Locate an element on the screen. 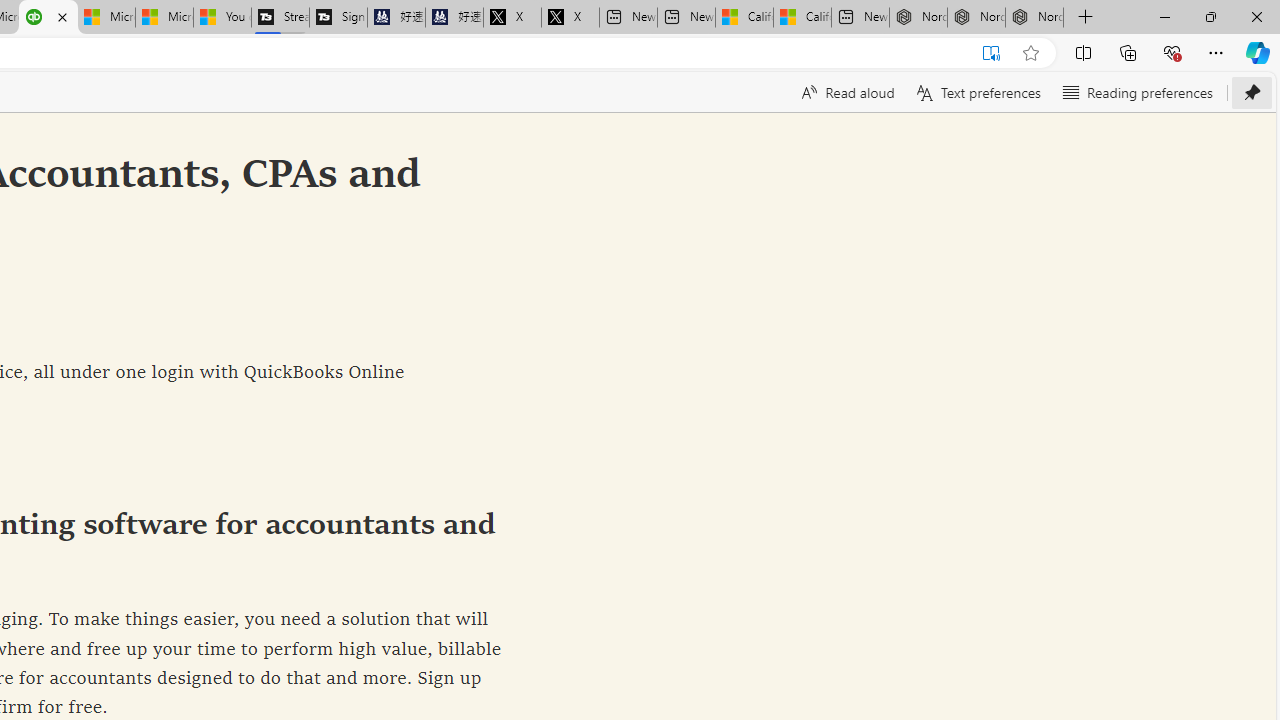 Image resolution: width=1280 pixels, height=720 pixels. 'Exit Immersive Reader (F9)' is located at coordinates (991, 52).